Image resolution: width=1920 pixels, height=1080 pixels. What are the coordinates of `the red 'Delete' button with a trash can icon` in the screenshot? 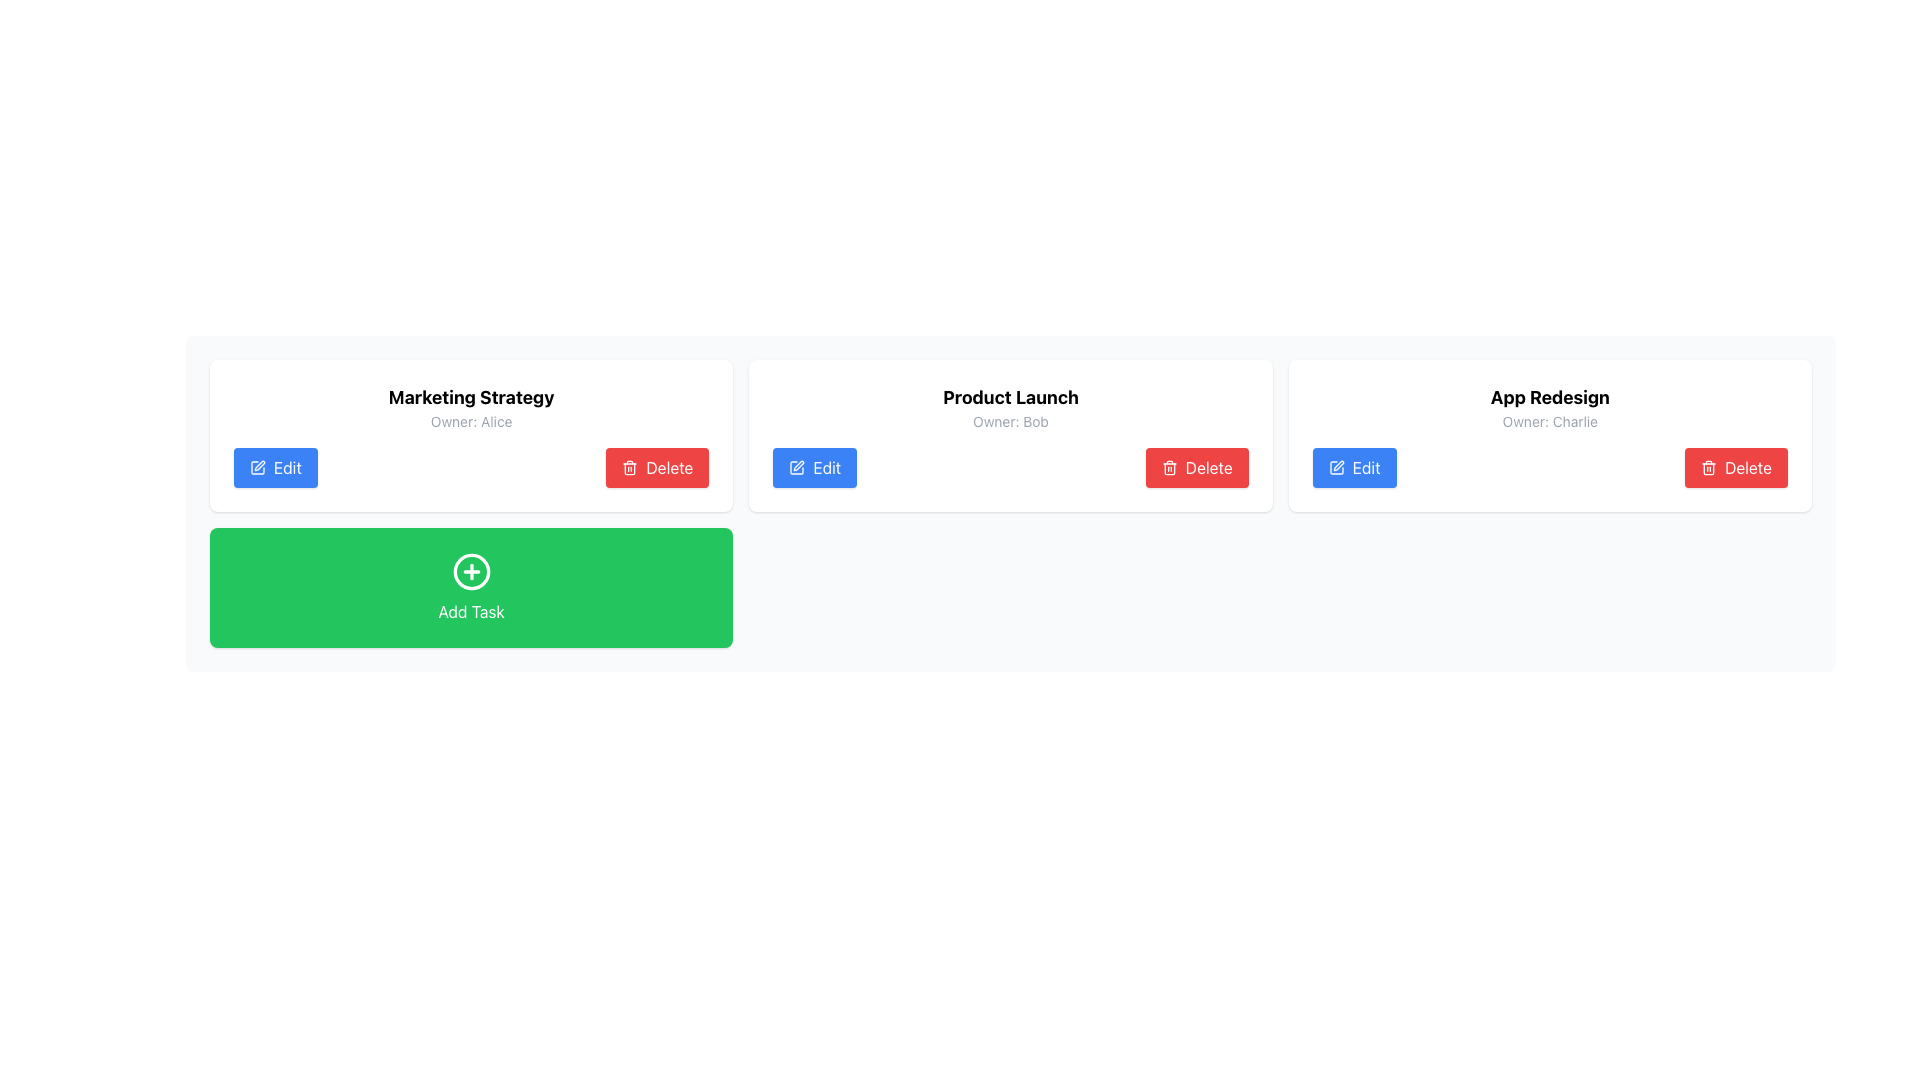 It's located at (1197, 467).